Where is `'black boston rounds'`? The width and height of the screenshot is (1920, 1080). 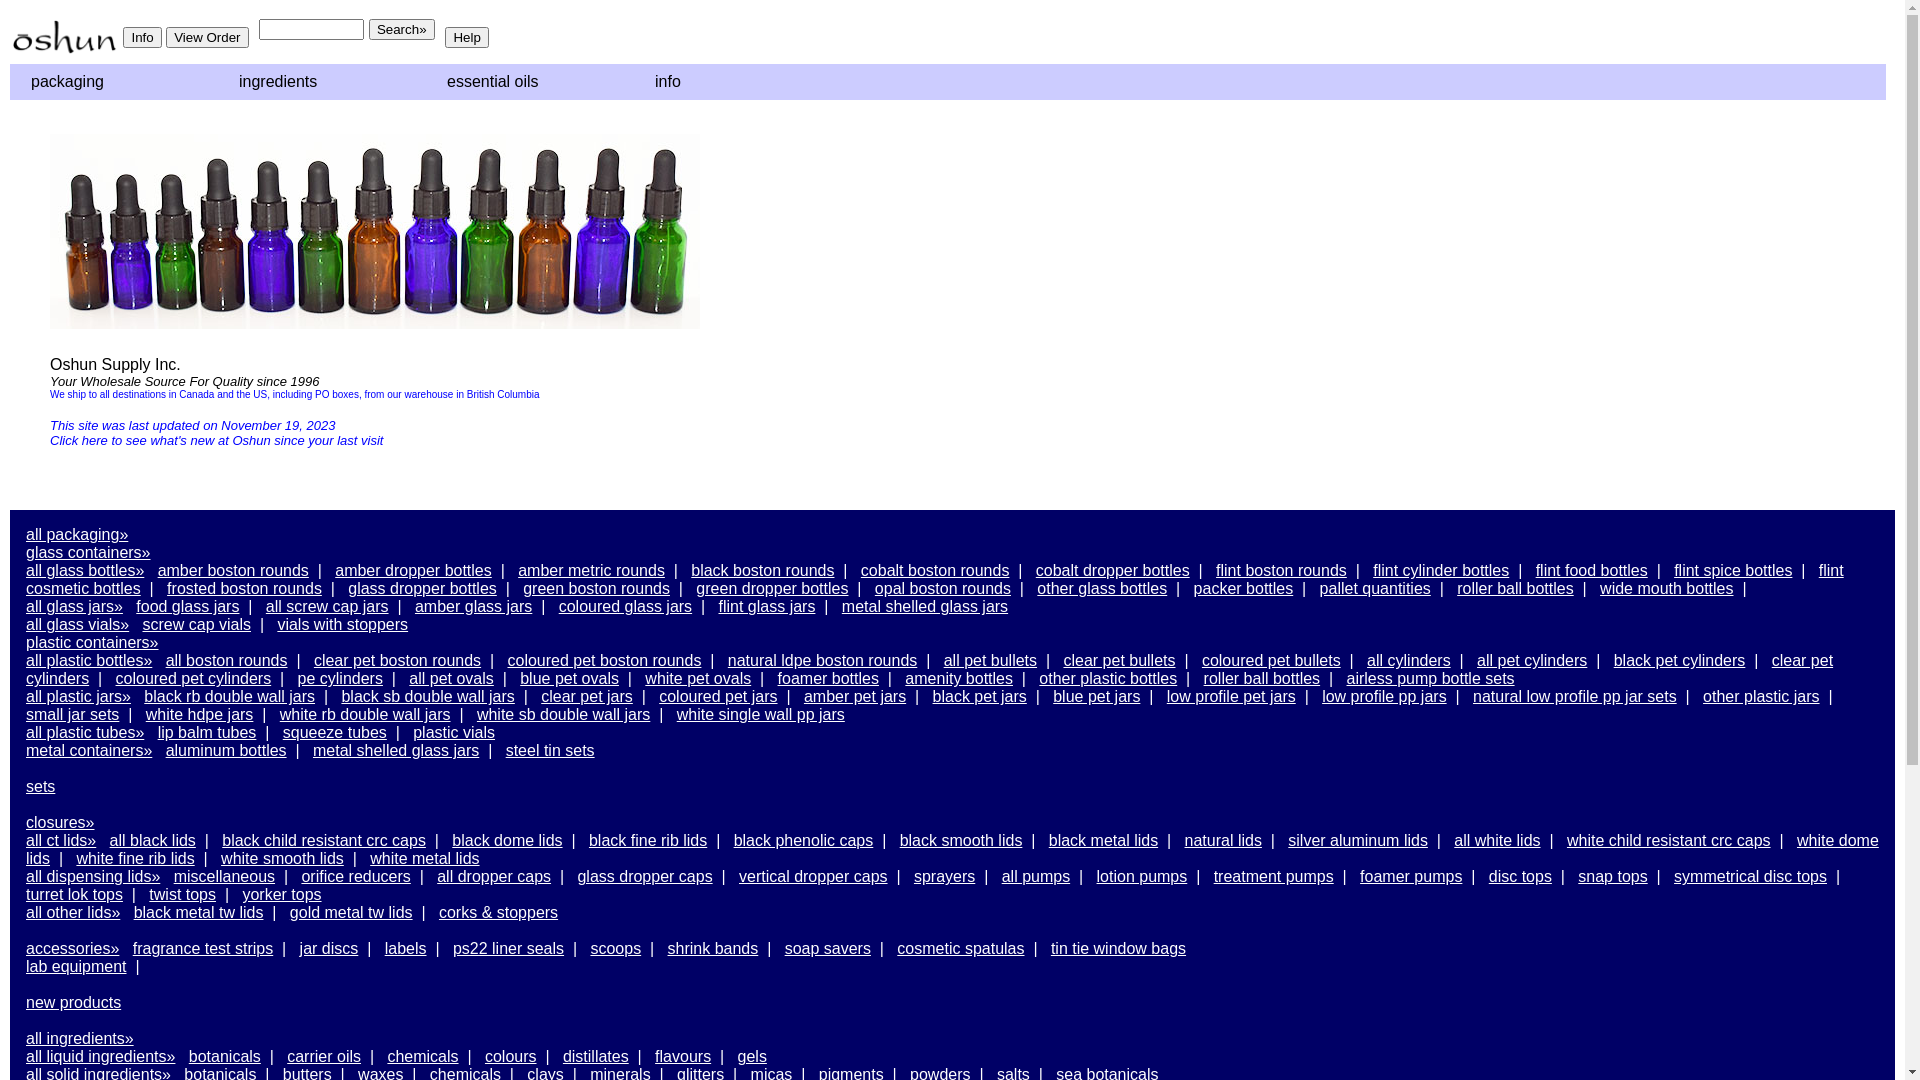 'black boston rounds' is located at coordinates (761, 570).